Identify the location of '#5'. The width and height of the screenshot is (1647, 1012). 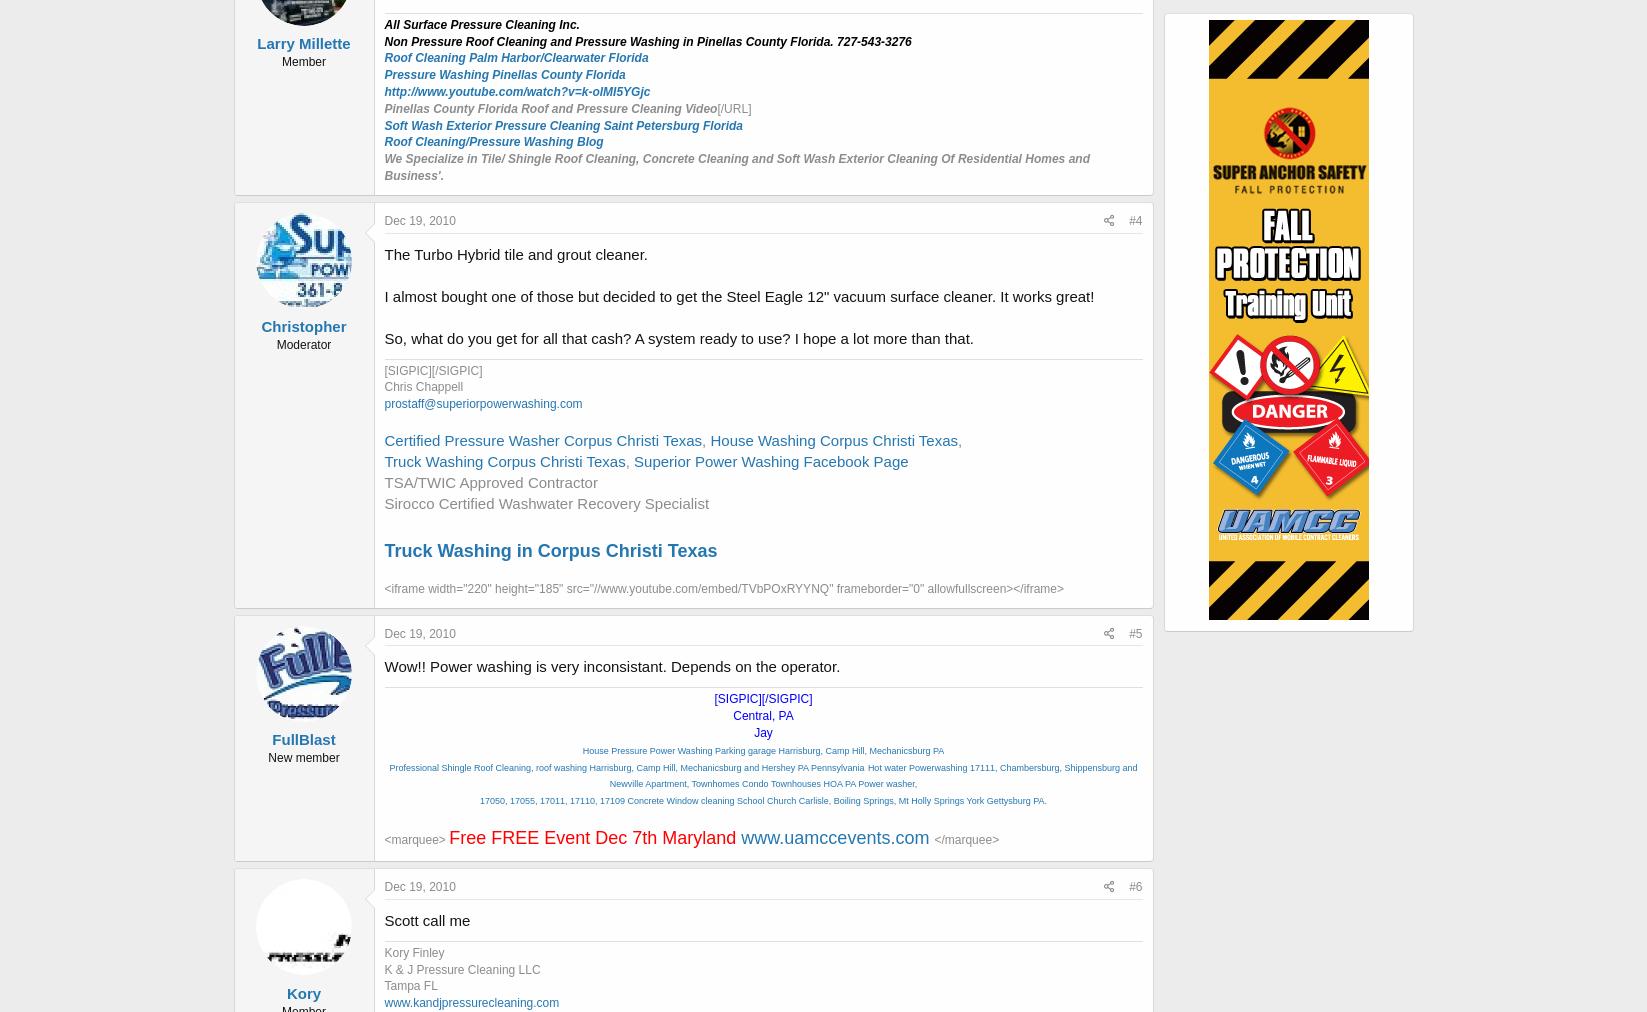
(1135, 632).